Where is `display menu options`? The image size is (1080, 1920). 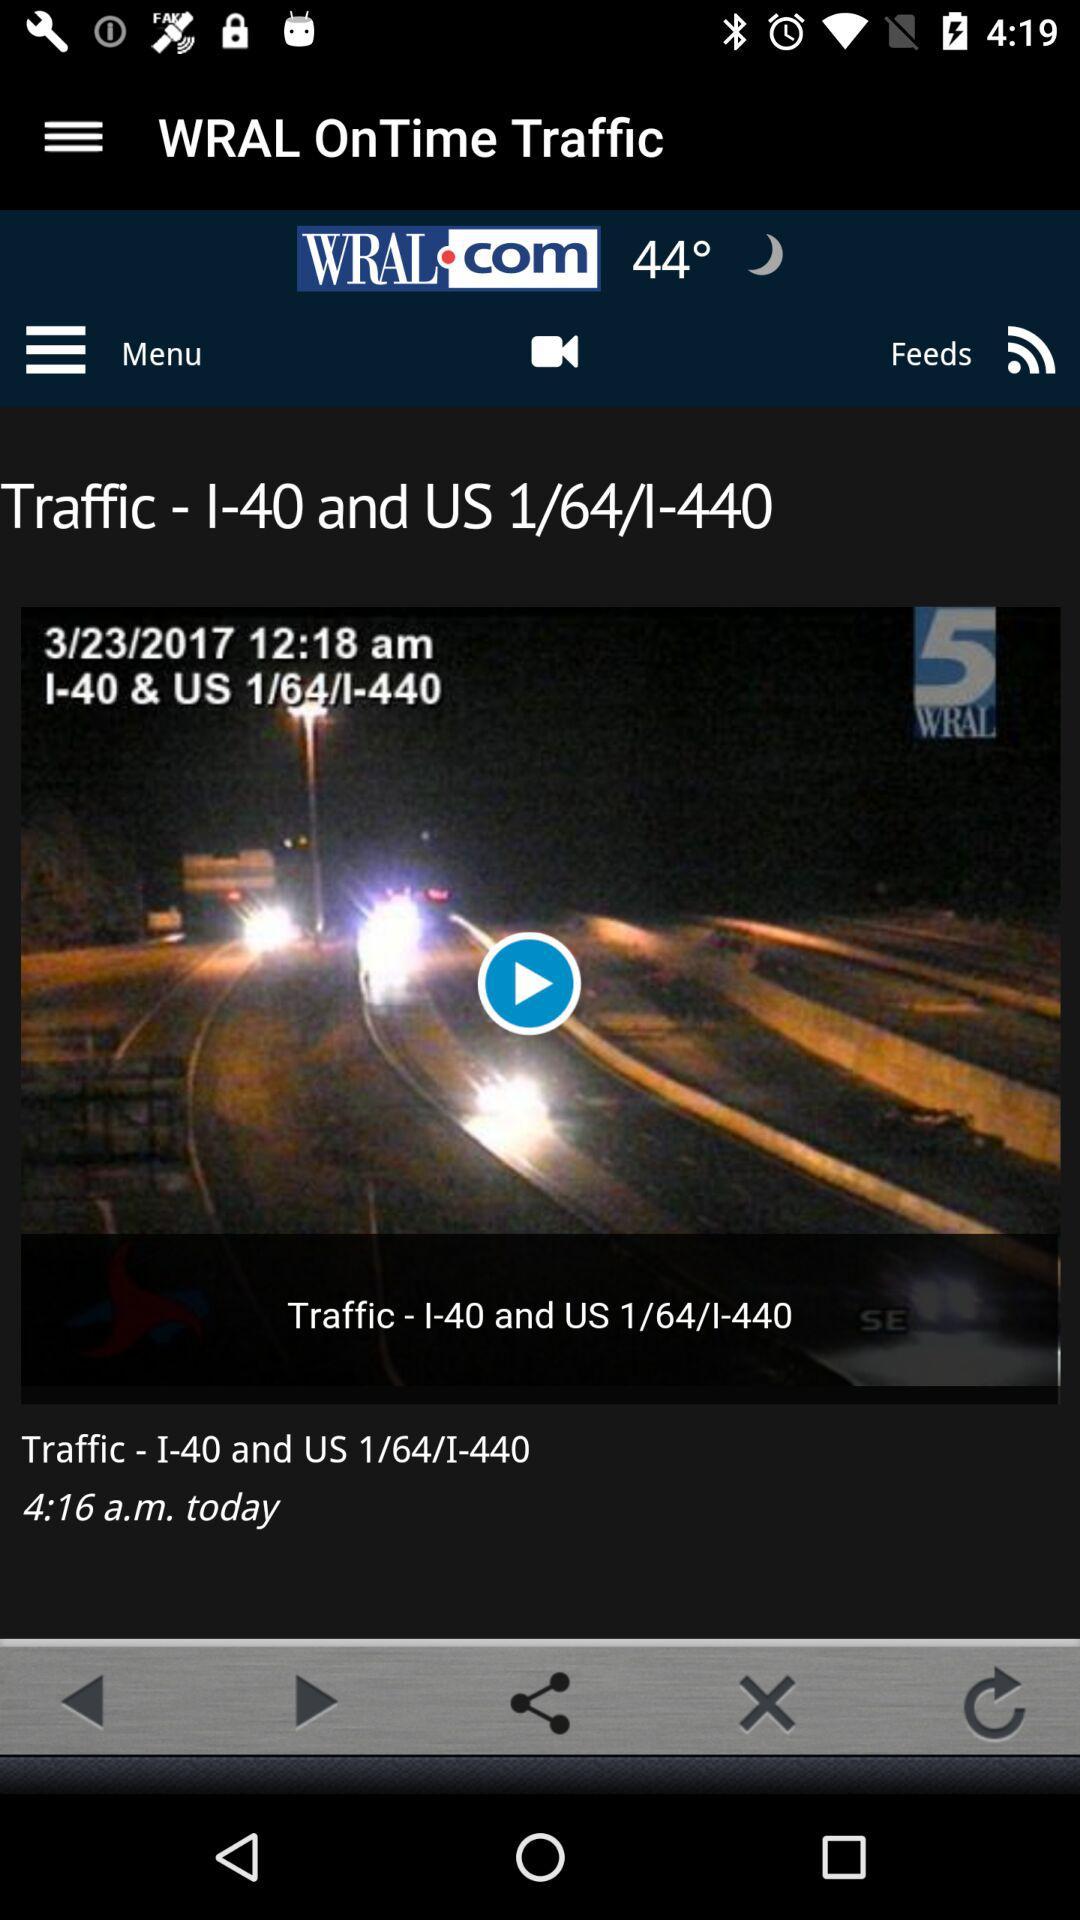
display menu options is located at coordinates (72, 135).